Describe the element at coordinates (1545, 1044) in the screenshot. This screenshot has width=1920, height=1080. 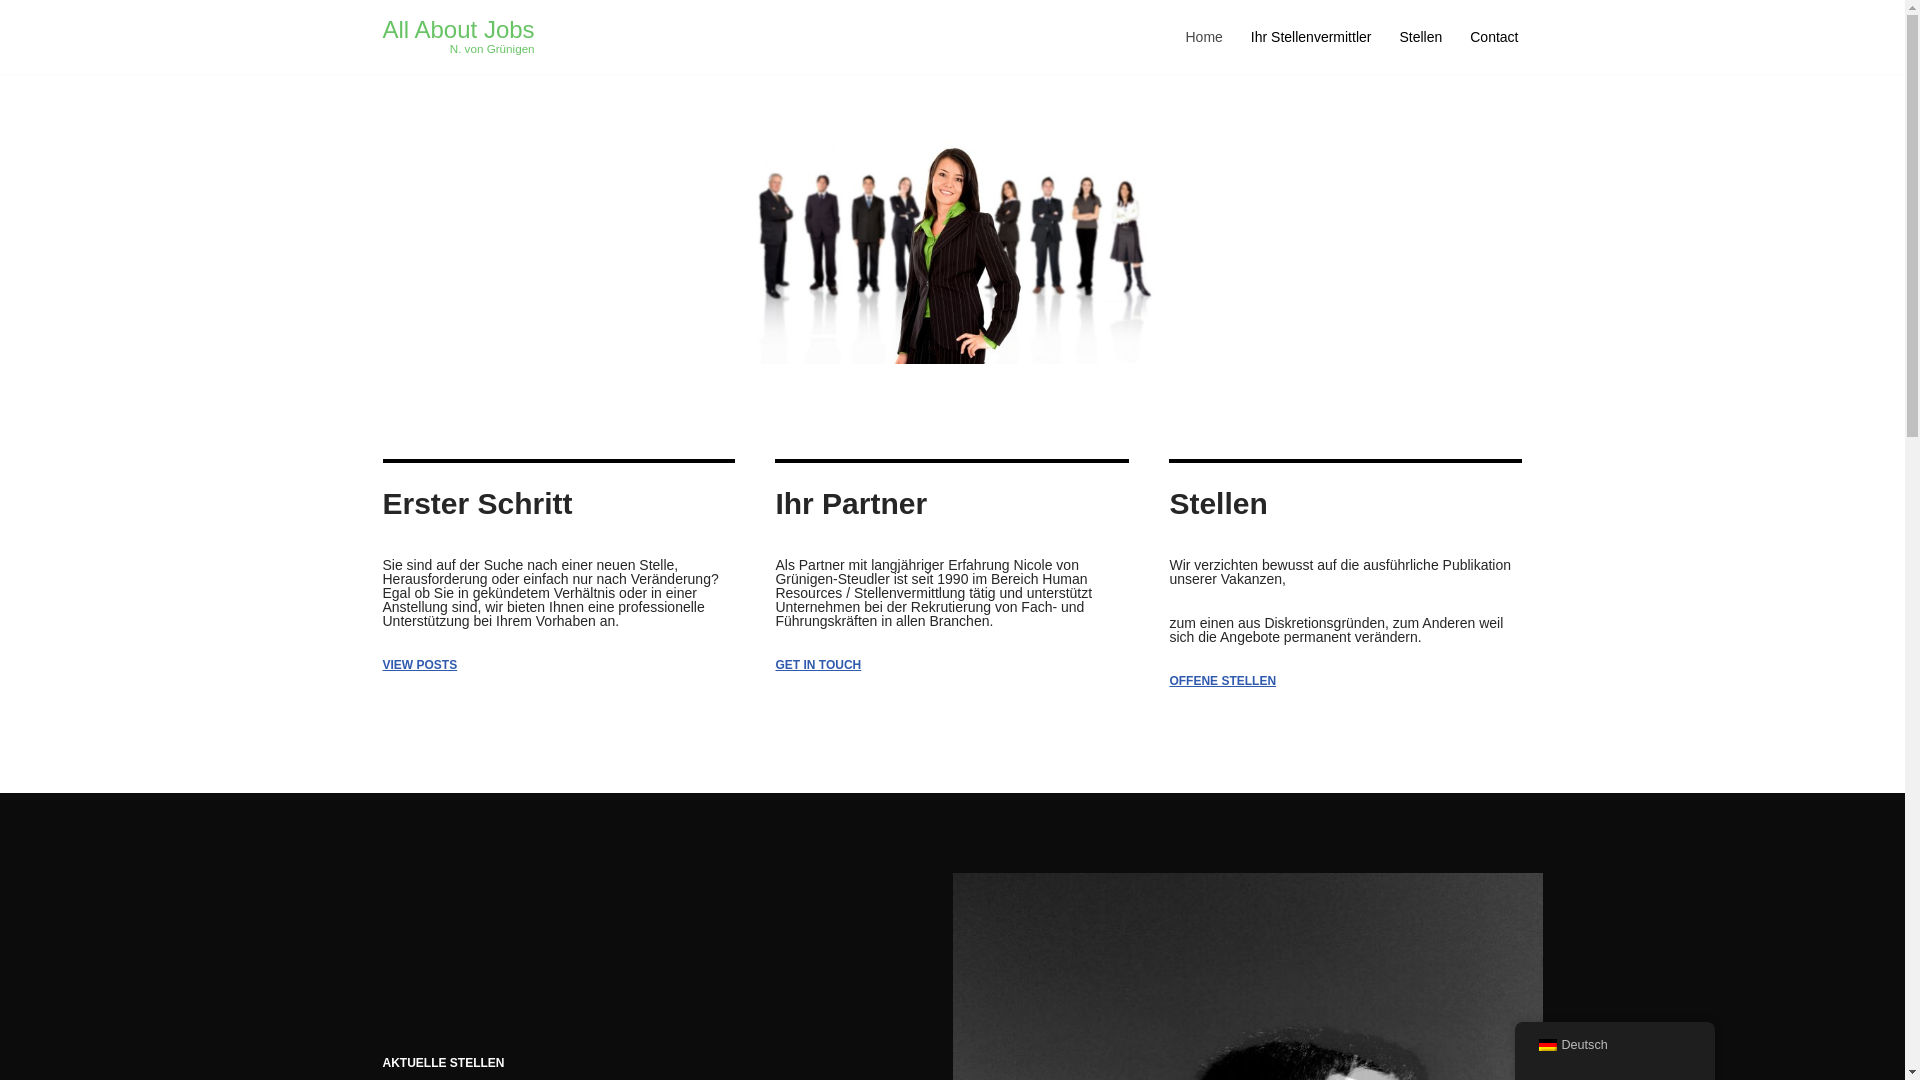
I see `'Deutsch'` at that location.